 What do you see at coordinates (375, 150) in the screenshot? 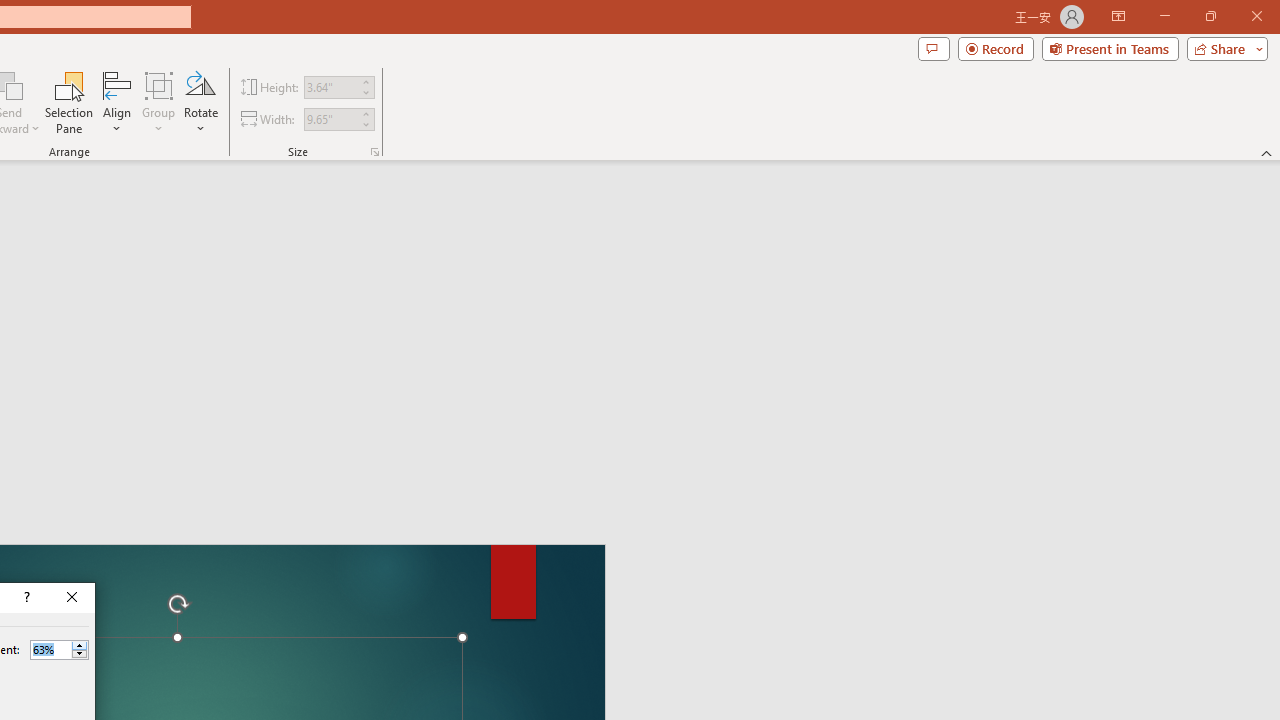
I see `'Size and Position...'` at bounding box center [375, 150].